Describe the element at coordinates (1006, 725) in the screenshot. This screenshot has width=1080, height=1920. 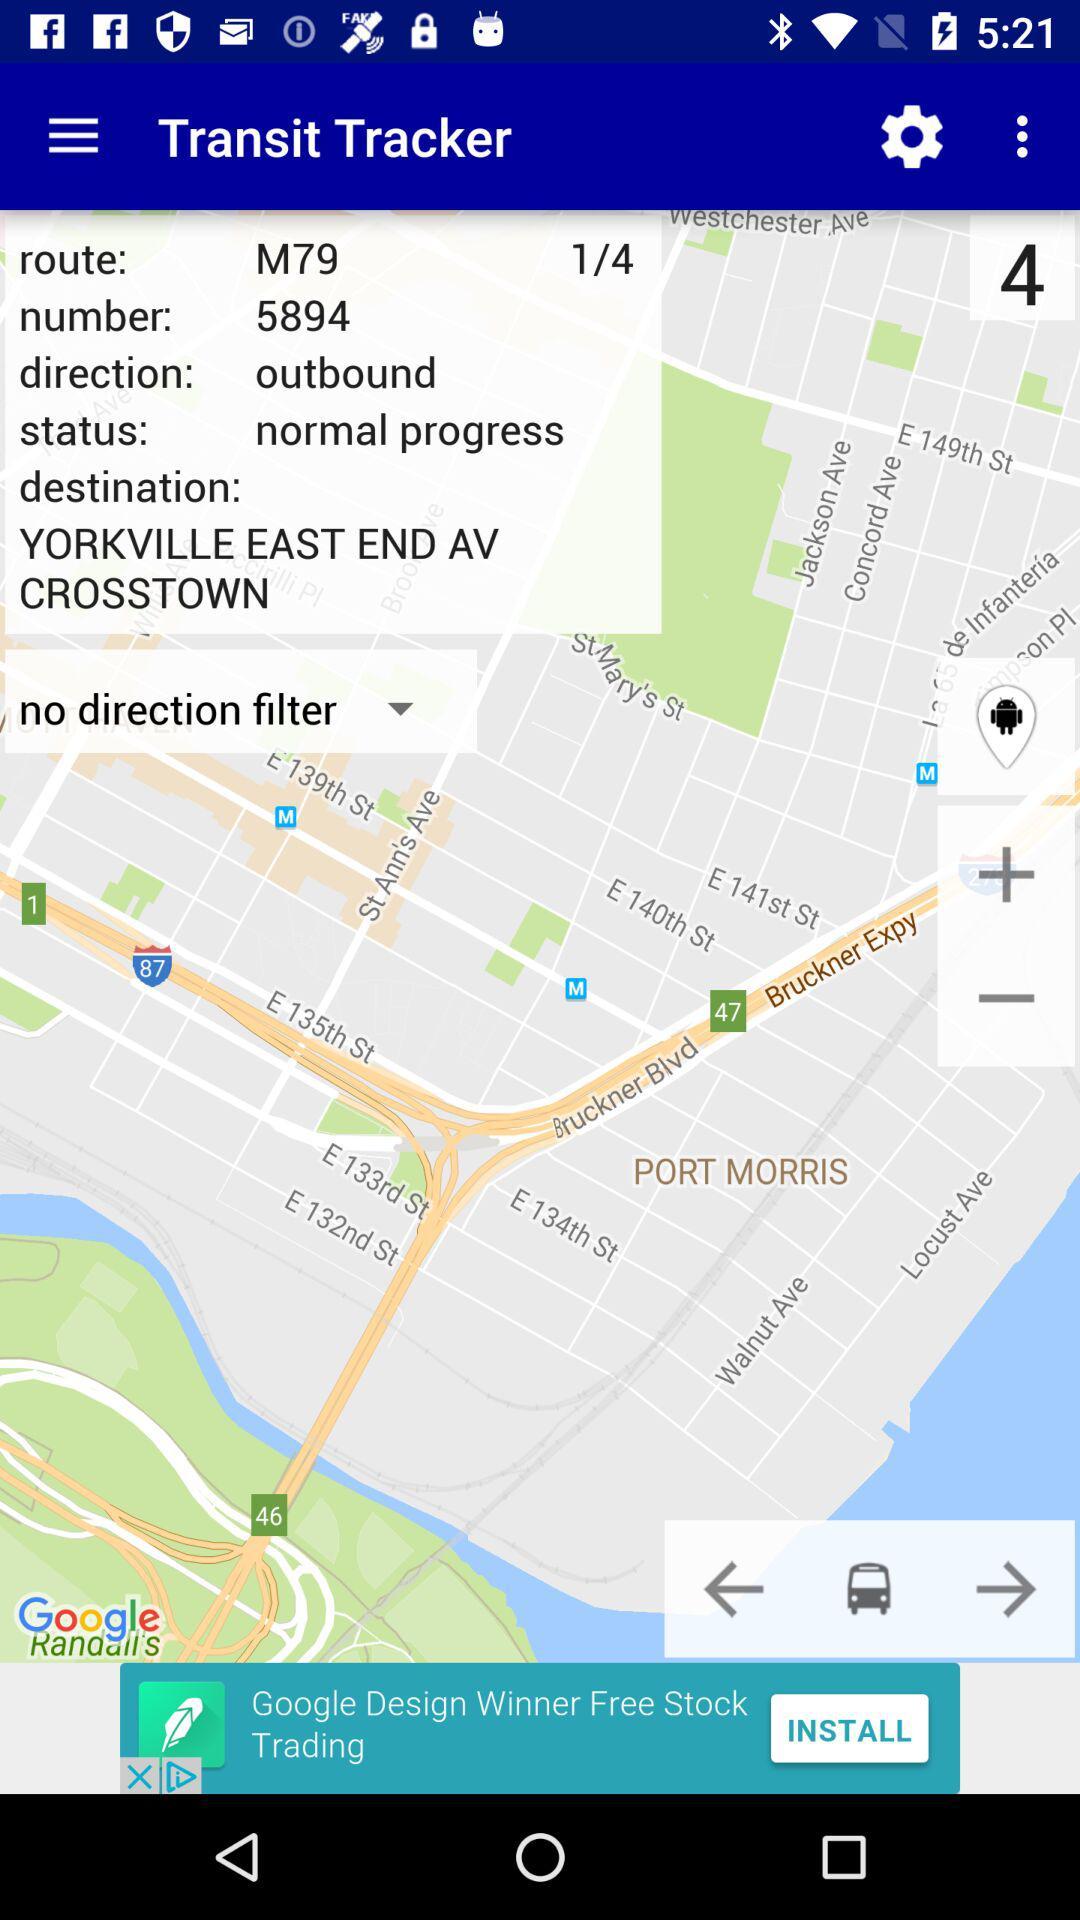
I see `the location icon` at that location.